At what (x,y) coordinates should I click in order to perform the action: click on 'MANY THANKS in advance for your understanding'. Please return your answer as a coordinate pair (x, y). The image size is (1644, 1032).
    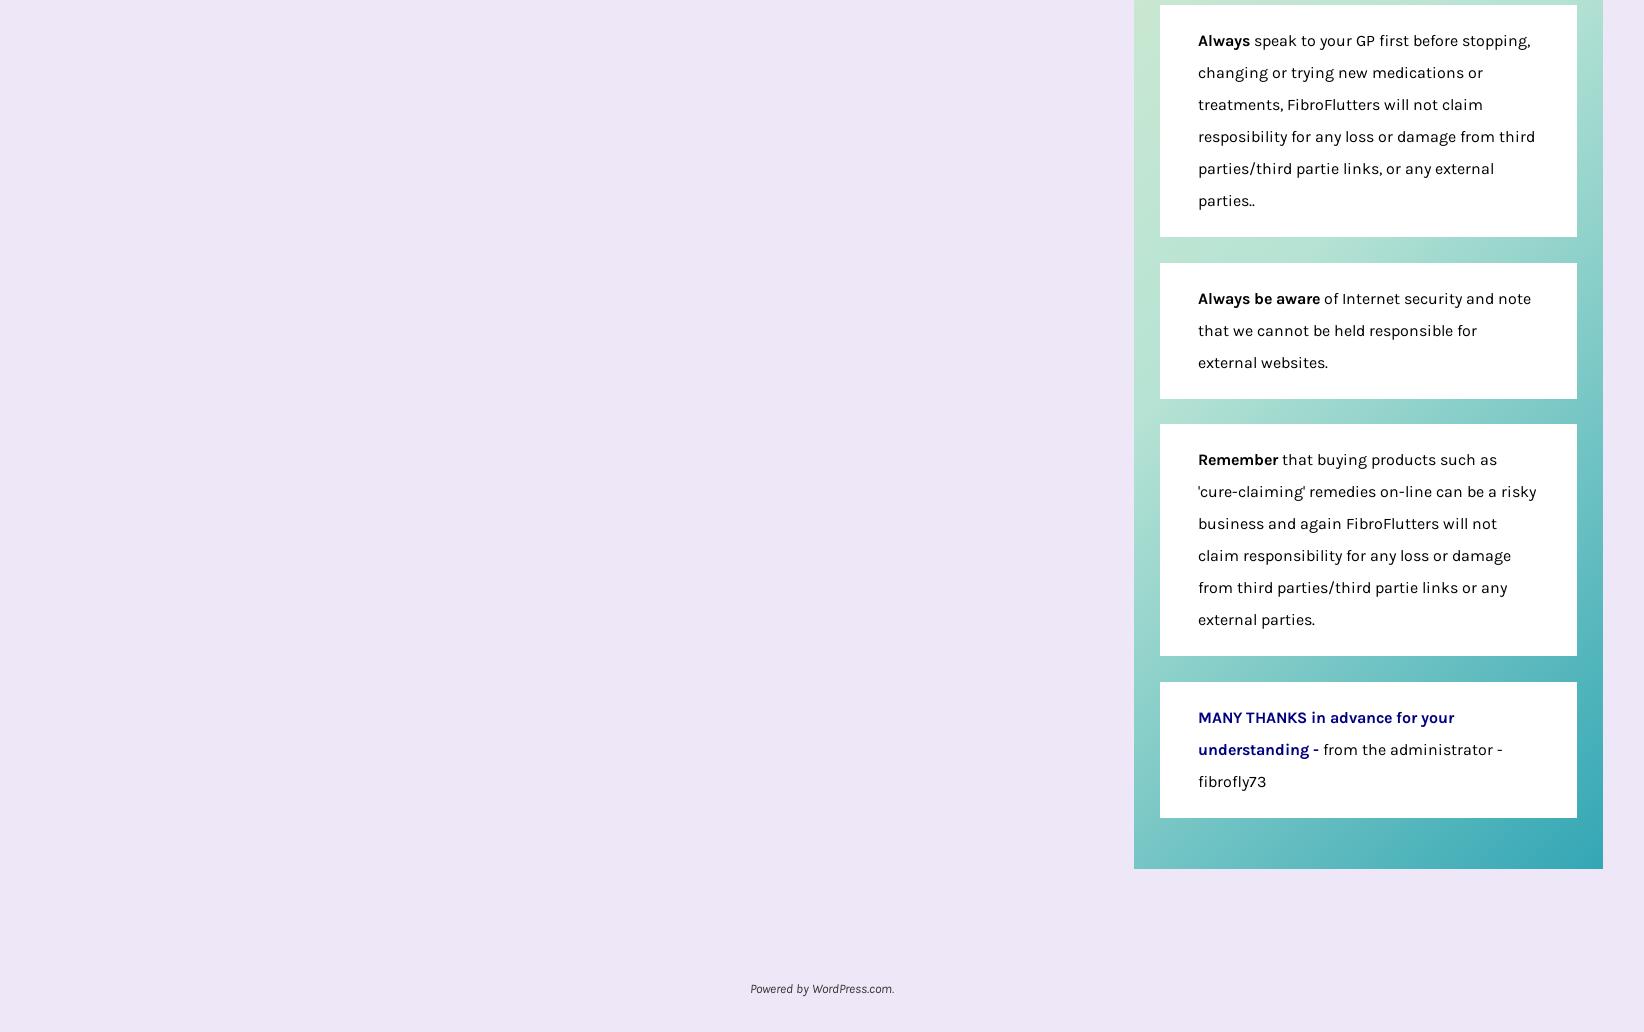
    Looking at the image, I should click on (1326, 731).